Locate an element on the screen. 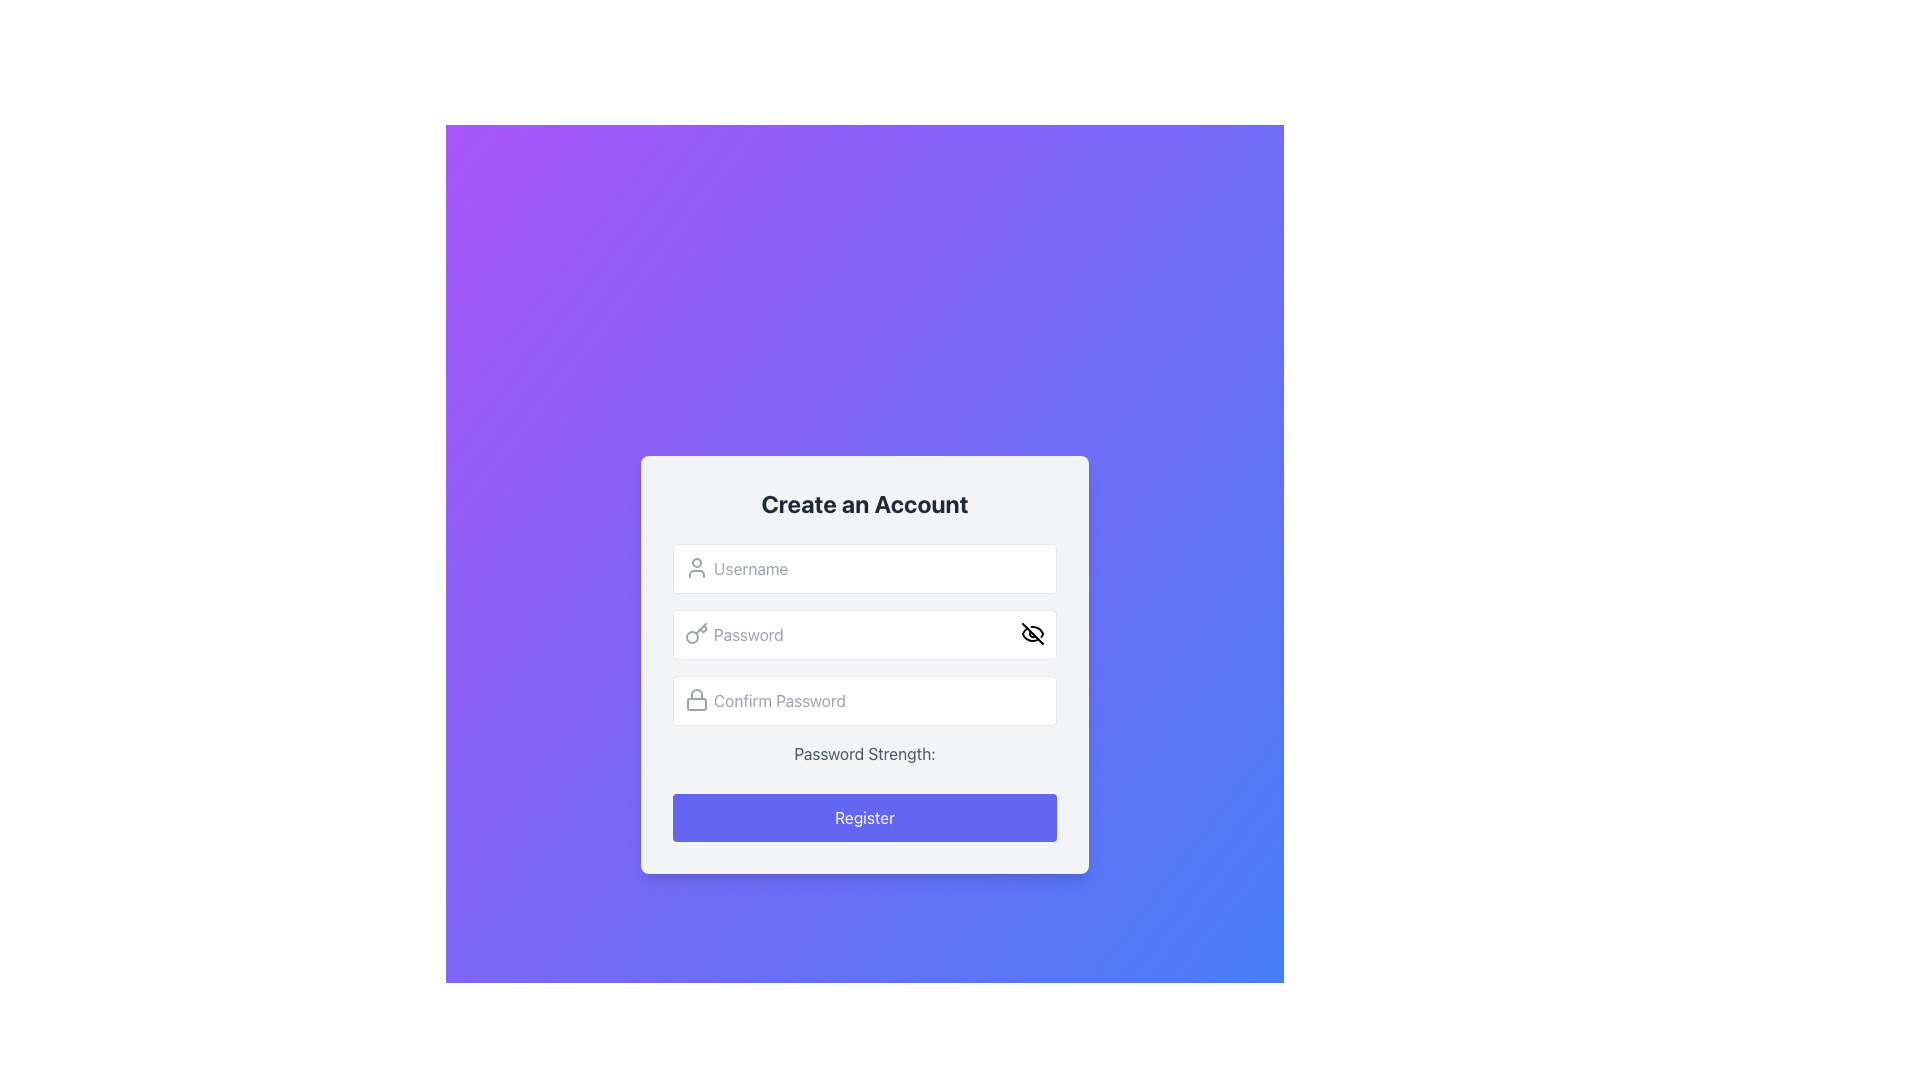 The width and height of the screenshot is (1920, 1080). the username icon that visually represents the associated text input field, located at the left end inside the input area is located at coordinates (696, 567).